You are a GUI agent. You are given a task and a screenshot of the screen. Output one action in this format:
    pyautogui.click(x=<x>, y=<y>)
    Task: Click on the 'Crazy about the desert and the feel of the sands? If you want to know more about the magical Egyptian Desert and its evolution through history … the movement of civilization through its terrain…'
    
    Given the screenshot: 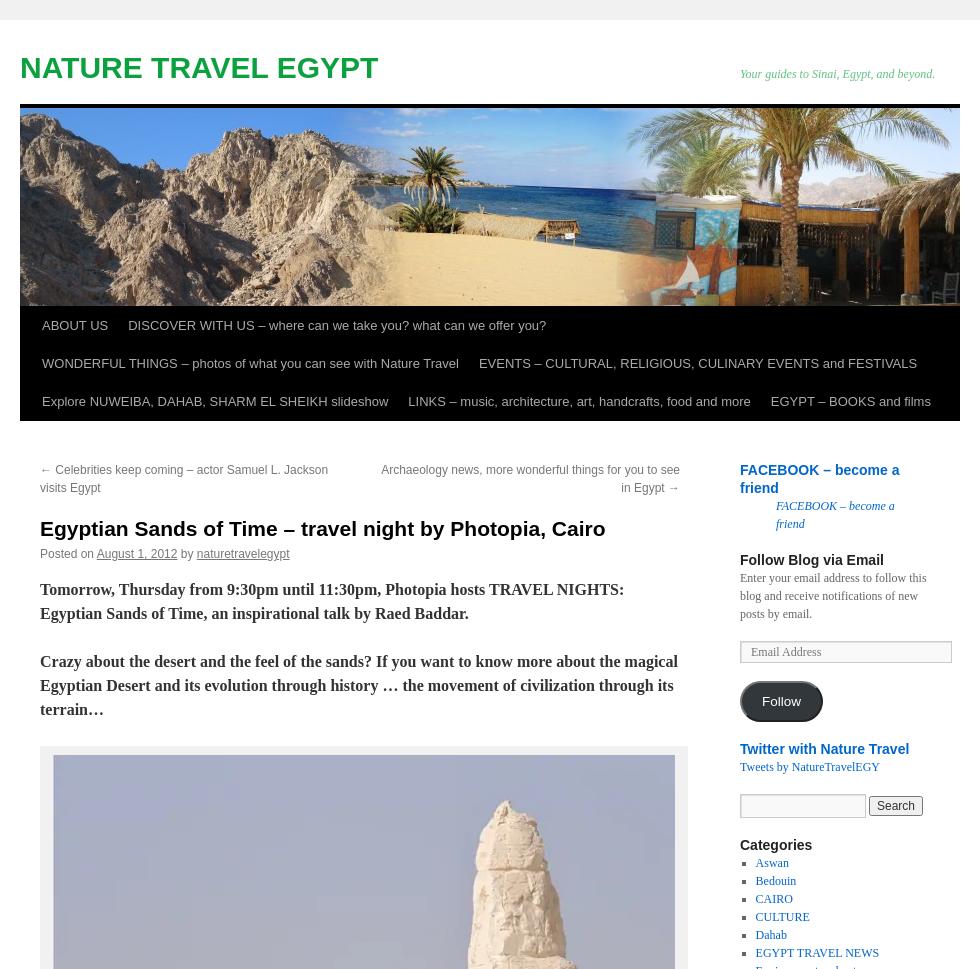 What is the action you would take?
    pyautogui.click(x=358, y=684)
    